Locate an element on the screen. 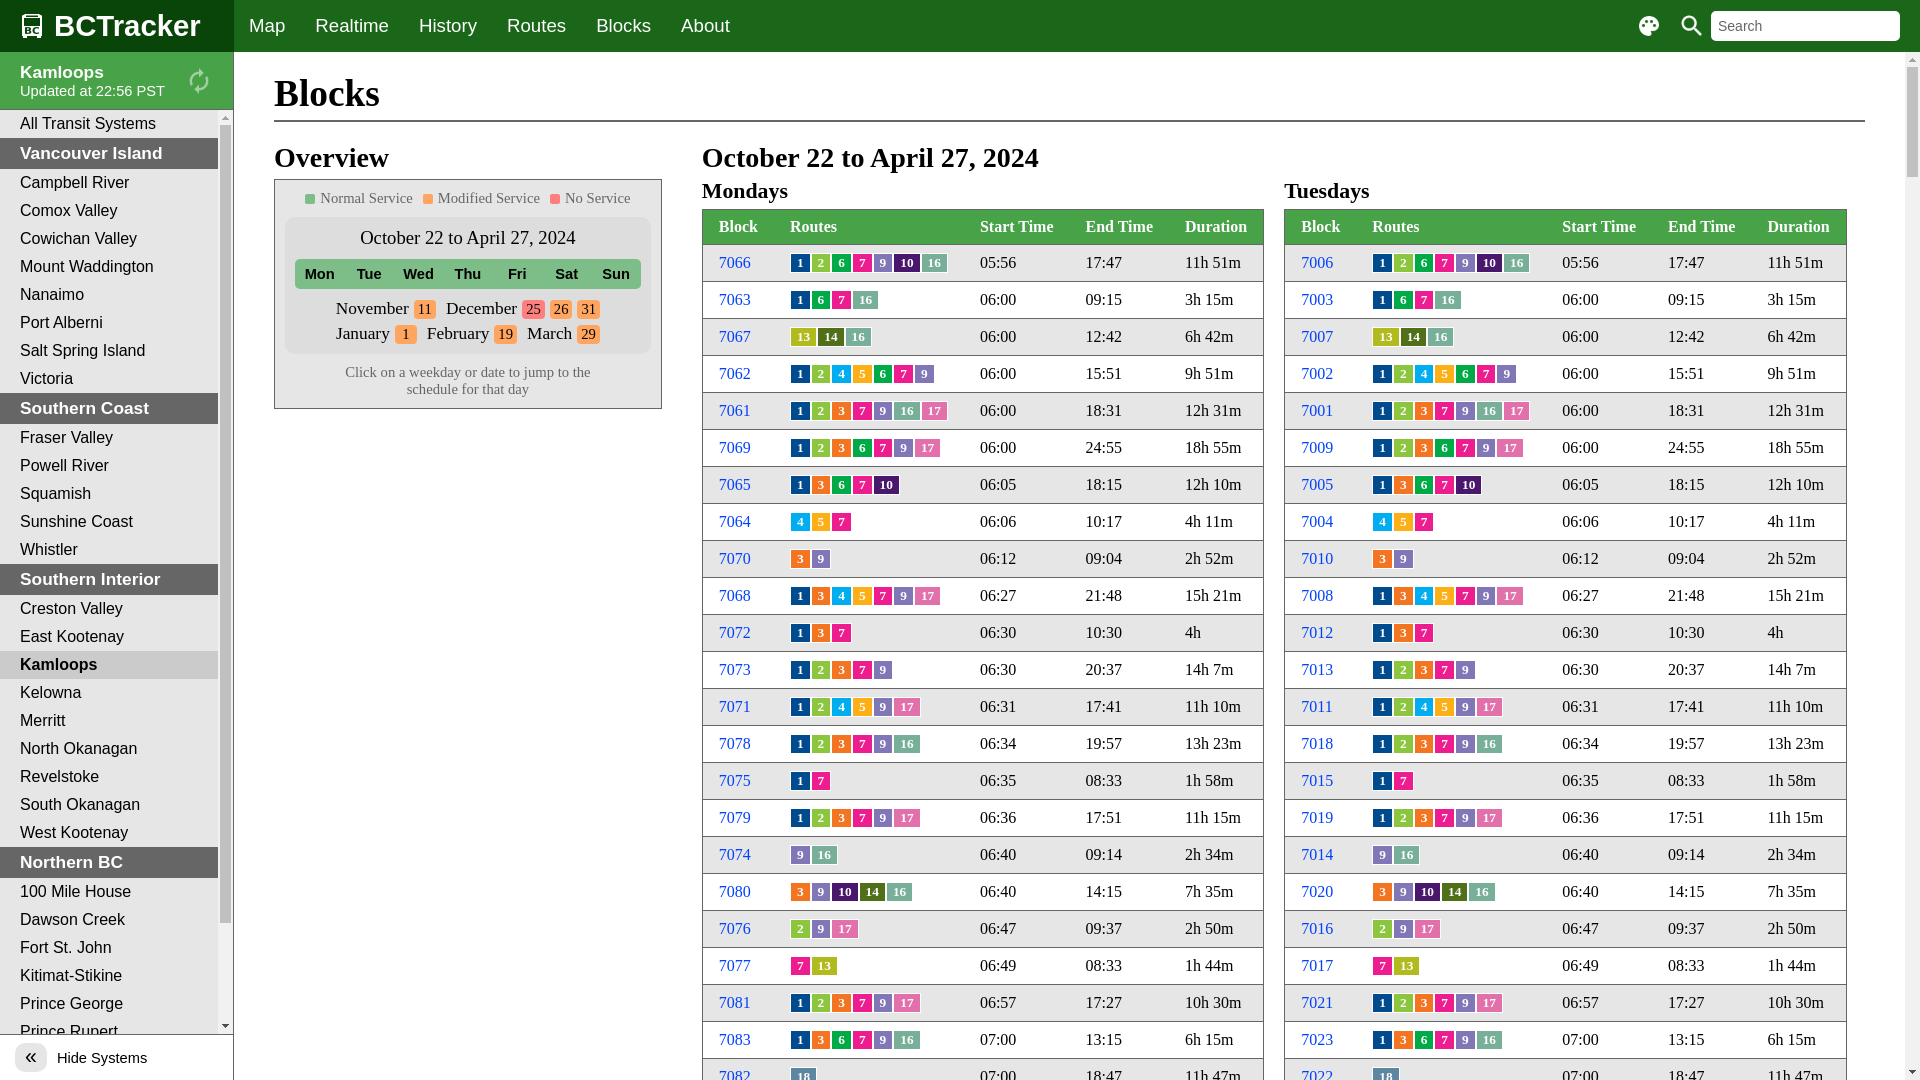  '1' is located at coordinates (800, 485).